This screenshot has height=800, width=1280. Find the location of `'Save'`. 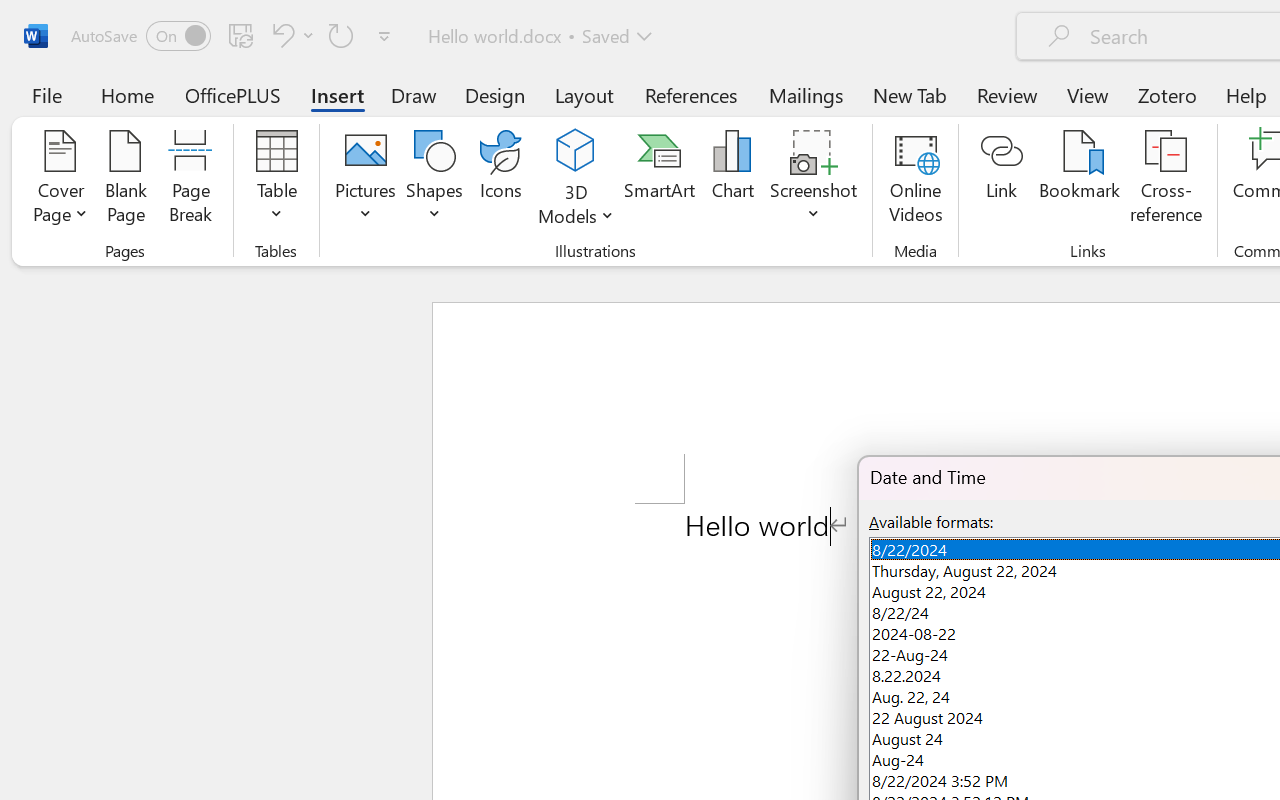

'Save' is located at coordinates (240, 34).